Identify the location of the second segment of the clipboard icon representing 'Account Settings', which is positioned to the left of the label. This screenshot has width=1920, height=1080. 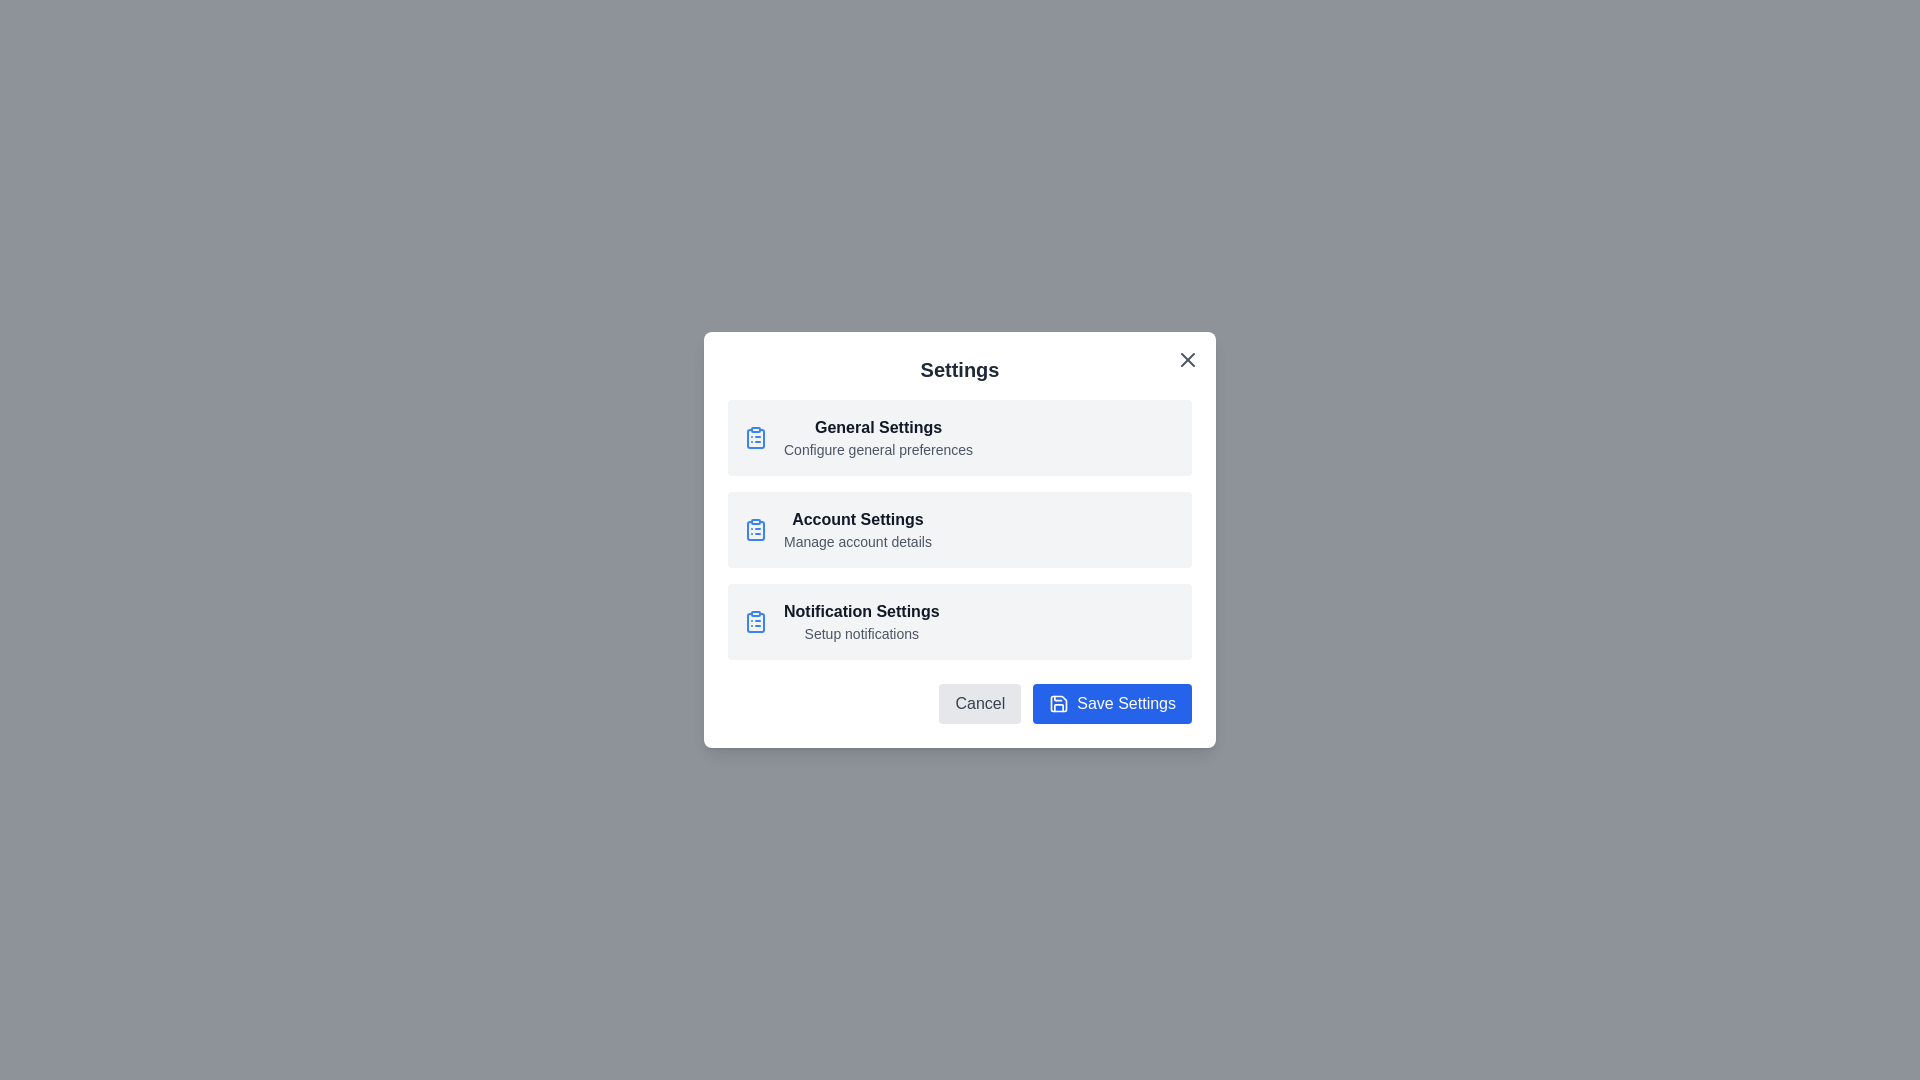
(754, 530).